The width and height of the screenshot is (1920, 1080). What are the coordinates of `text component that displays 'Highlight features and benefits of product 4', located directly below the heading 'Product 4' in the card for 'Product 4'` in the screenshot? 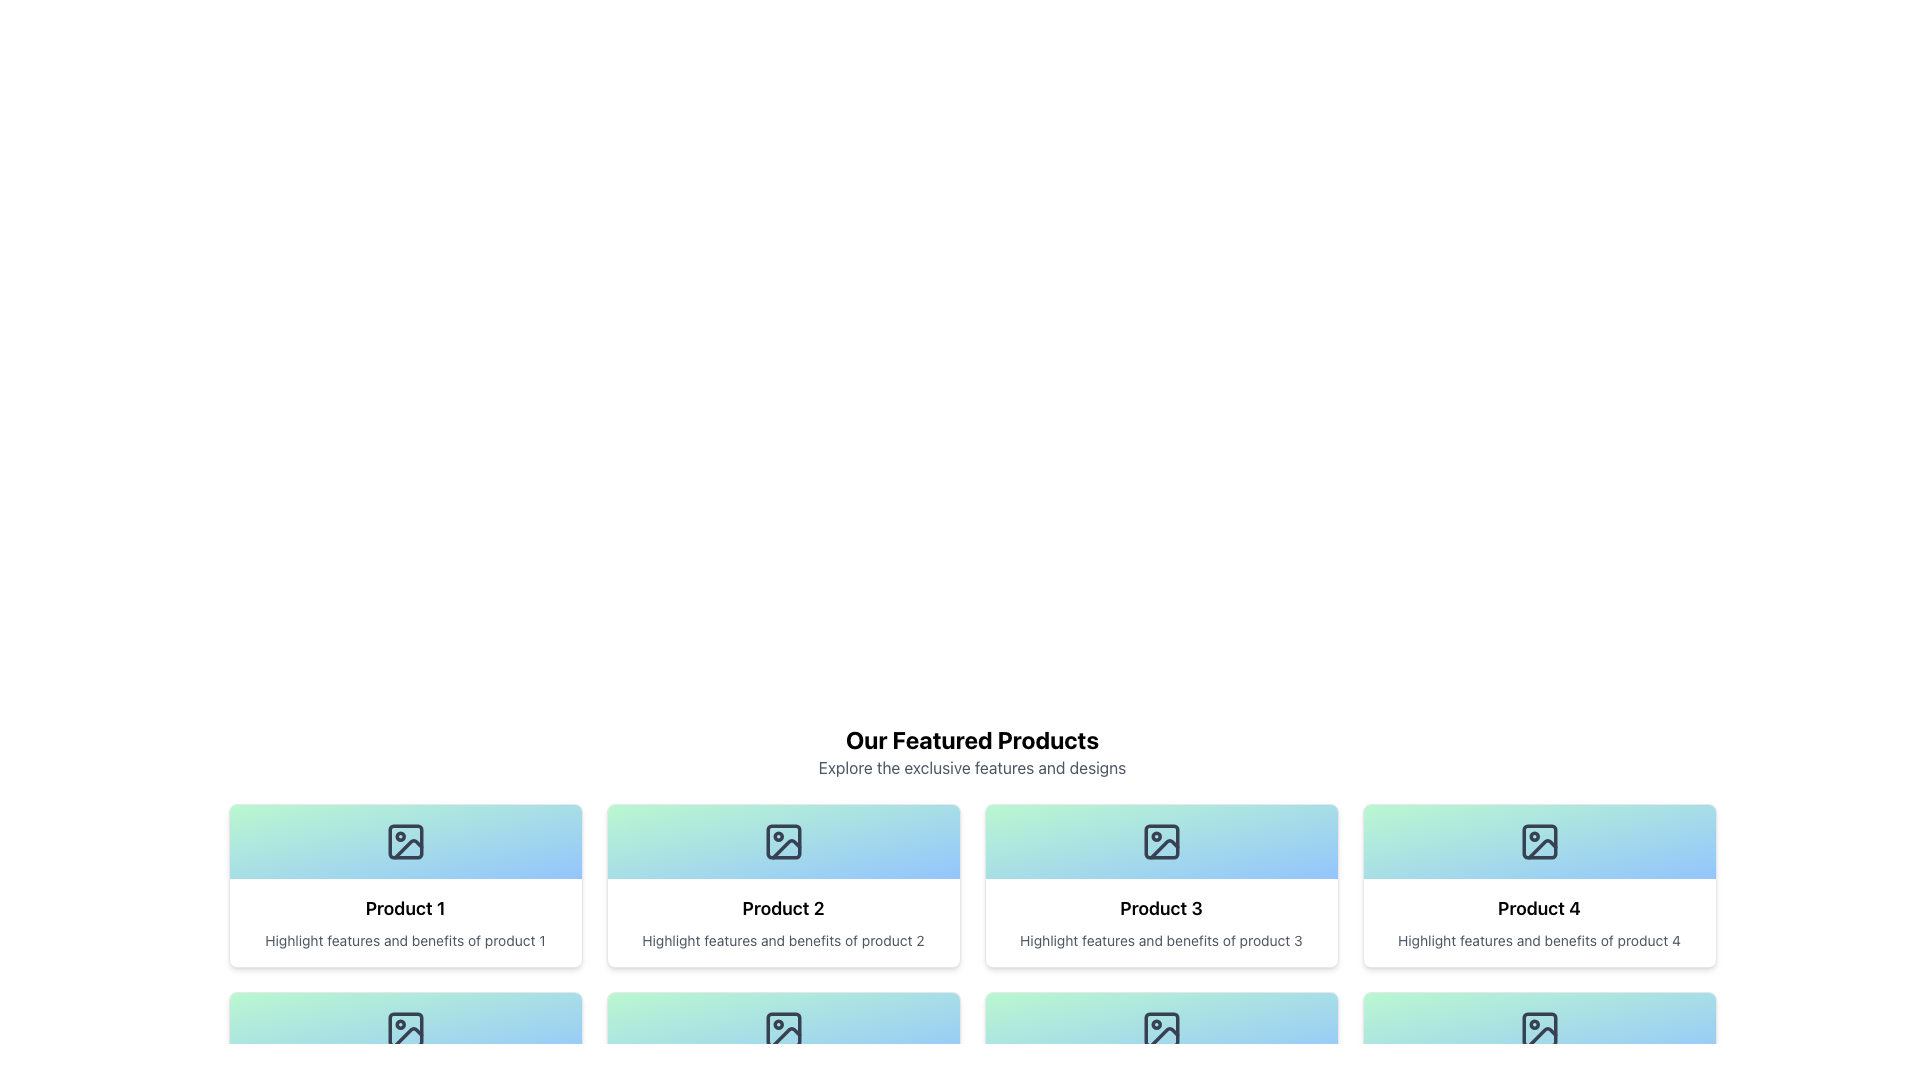 It's located at (1538, 941).